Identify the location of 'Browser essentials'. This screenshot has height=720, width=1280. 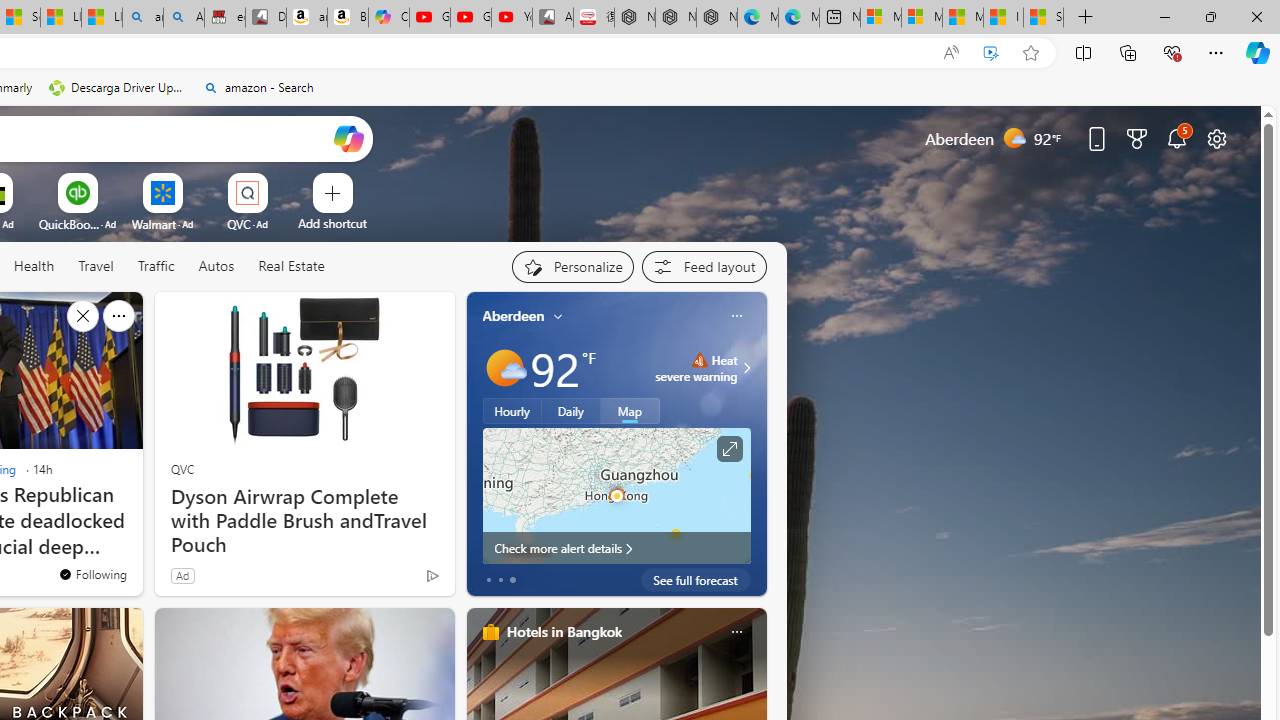
(1171, 51).